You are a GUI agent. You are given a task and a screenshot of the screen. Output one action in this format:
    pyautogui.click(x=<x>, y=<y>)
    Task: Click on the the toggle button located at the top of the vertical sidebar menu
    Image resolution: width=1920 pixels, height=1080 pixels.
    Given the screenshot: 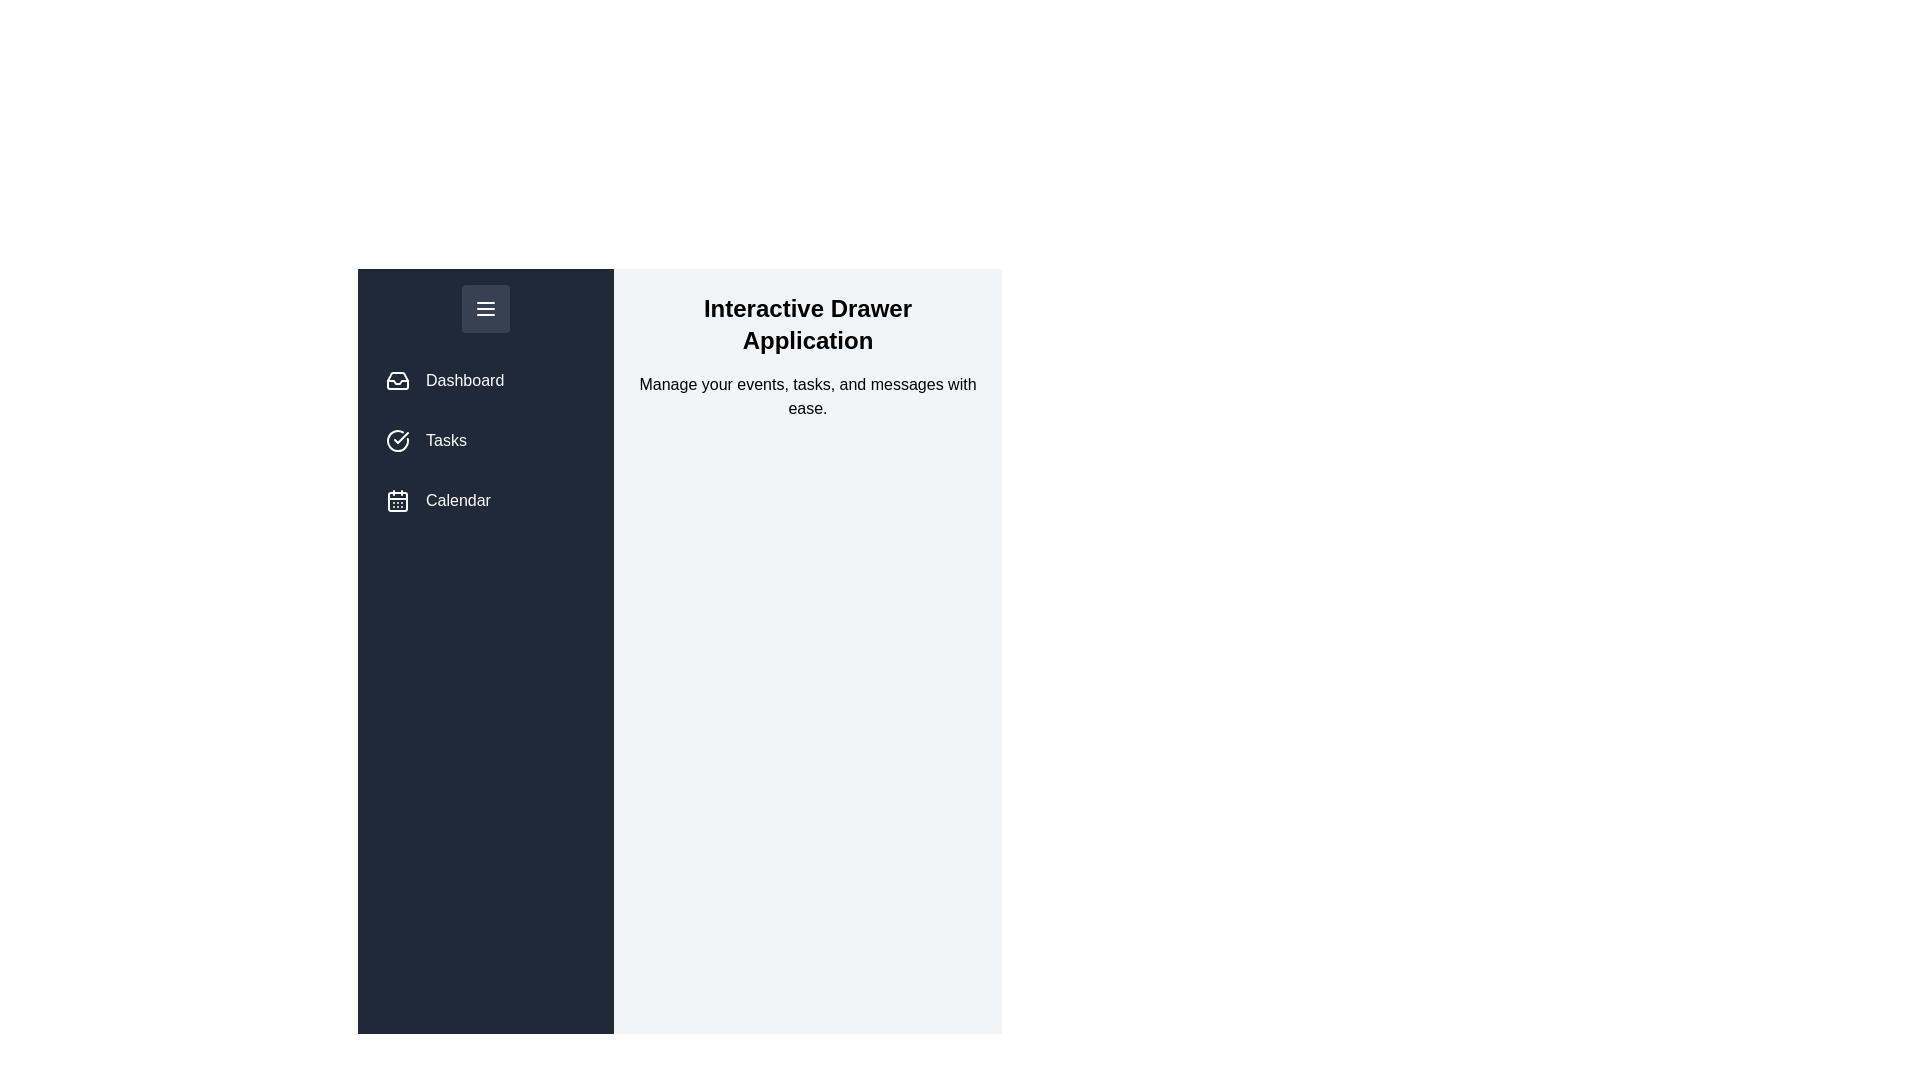 What is the action you would take?
    pyautogui.click(x=485, y=308)
    